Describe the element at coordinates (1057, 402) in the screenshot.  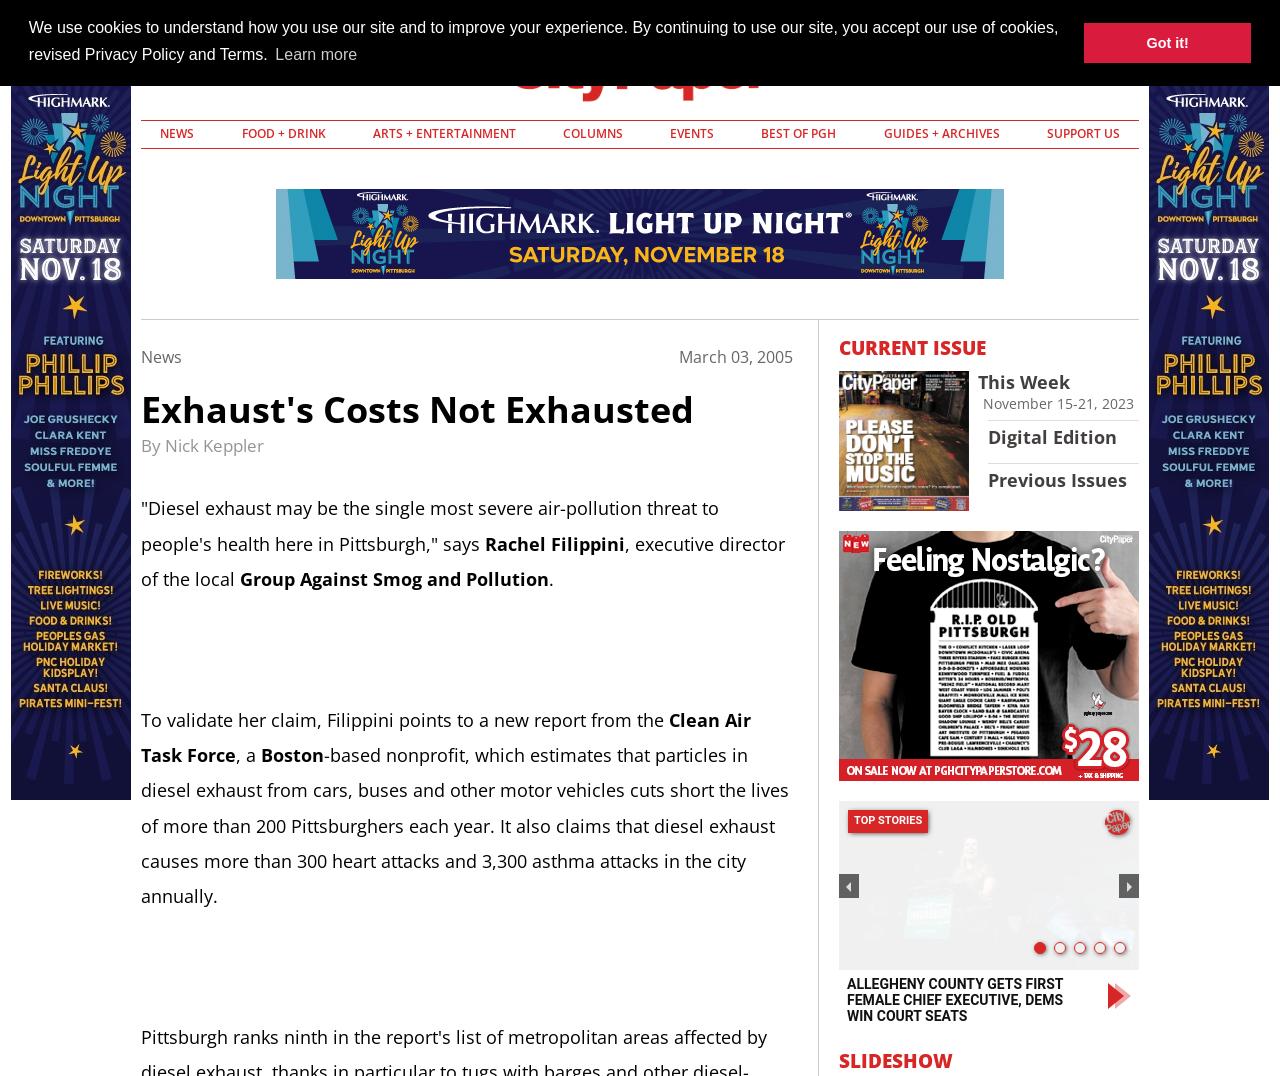
I see `'November 15-21, 2023'` at that location.